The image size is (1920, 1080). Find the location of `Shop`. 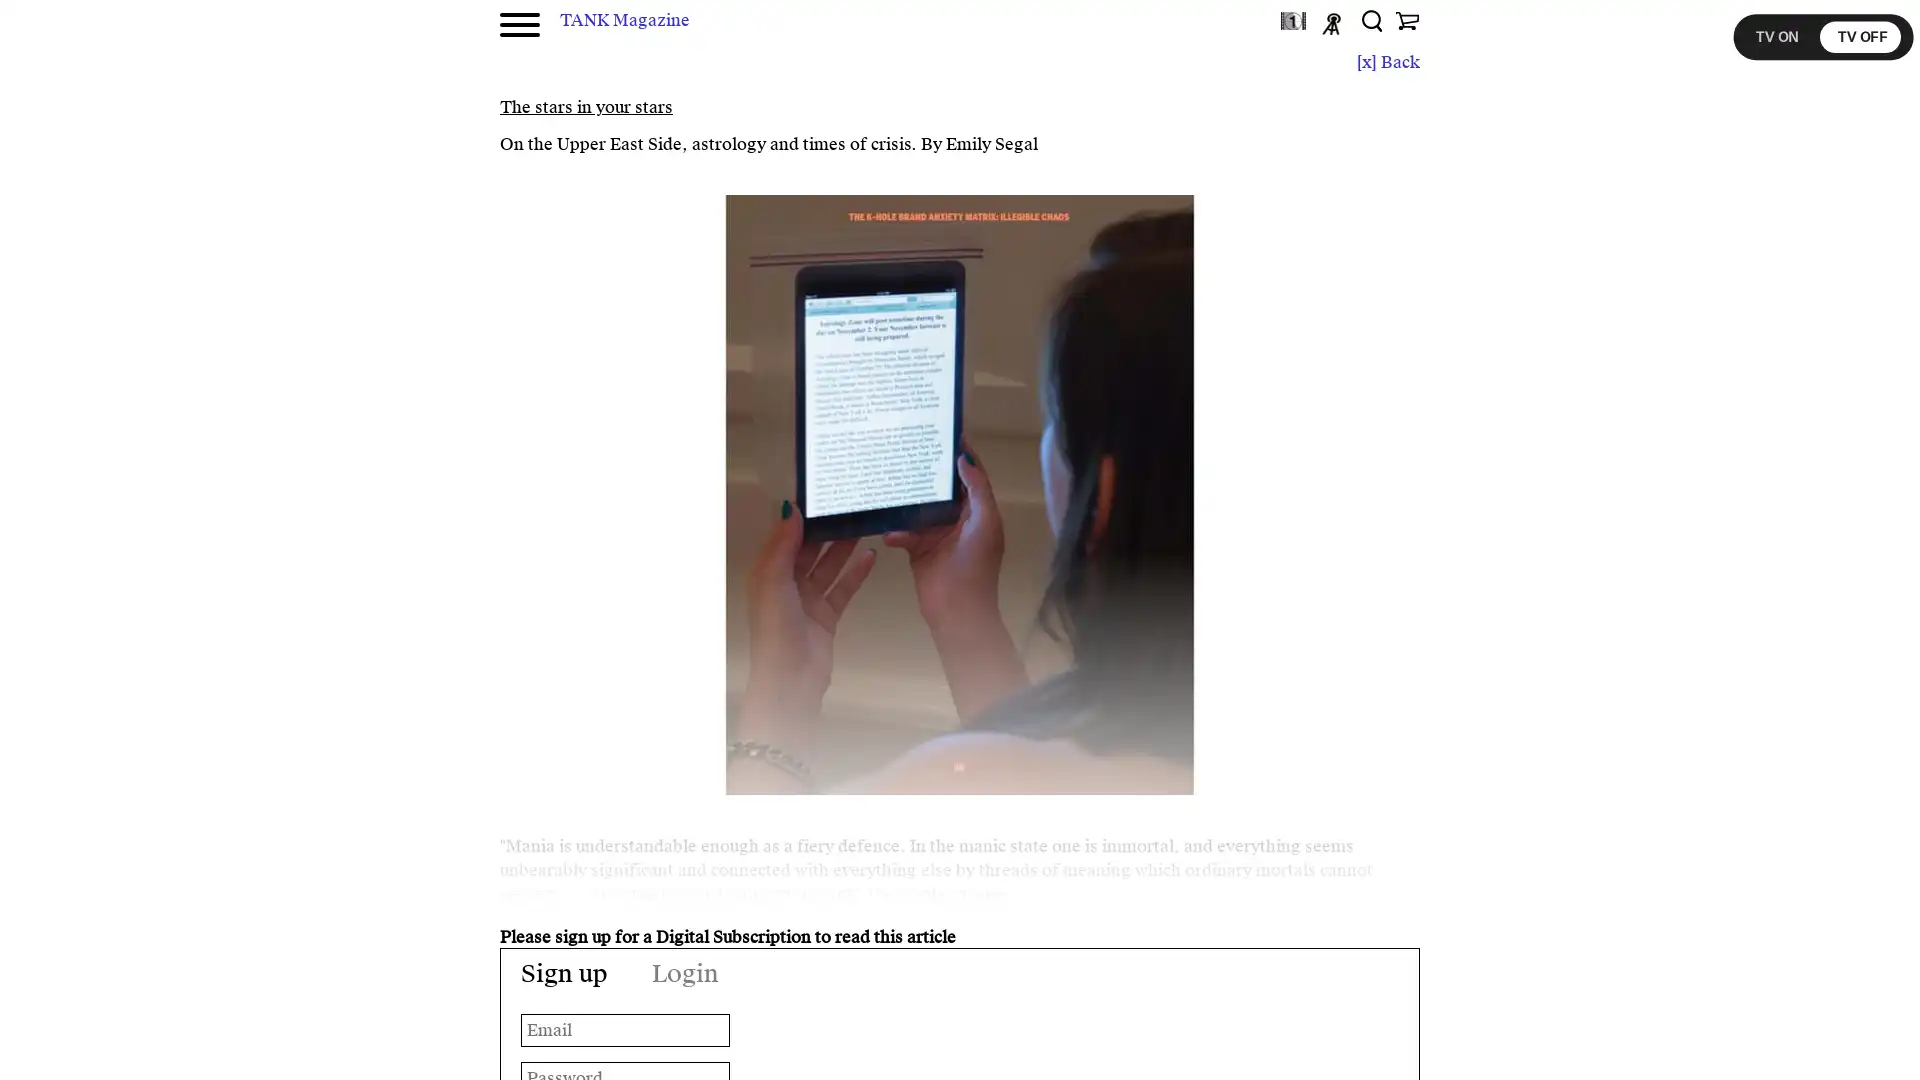

Shop is located at coordinates (1406, 20).